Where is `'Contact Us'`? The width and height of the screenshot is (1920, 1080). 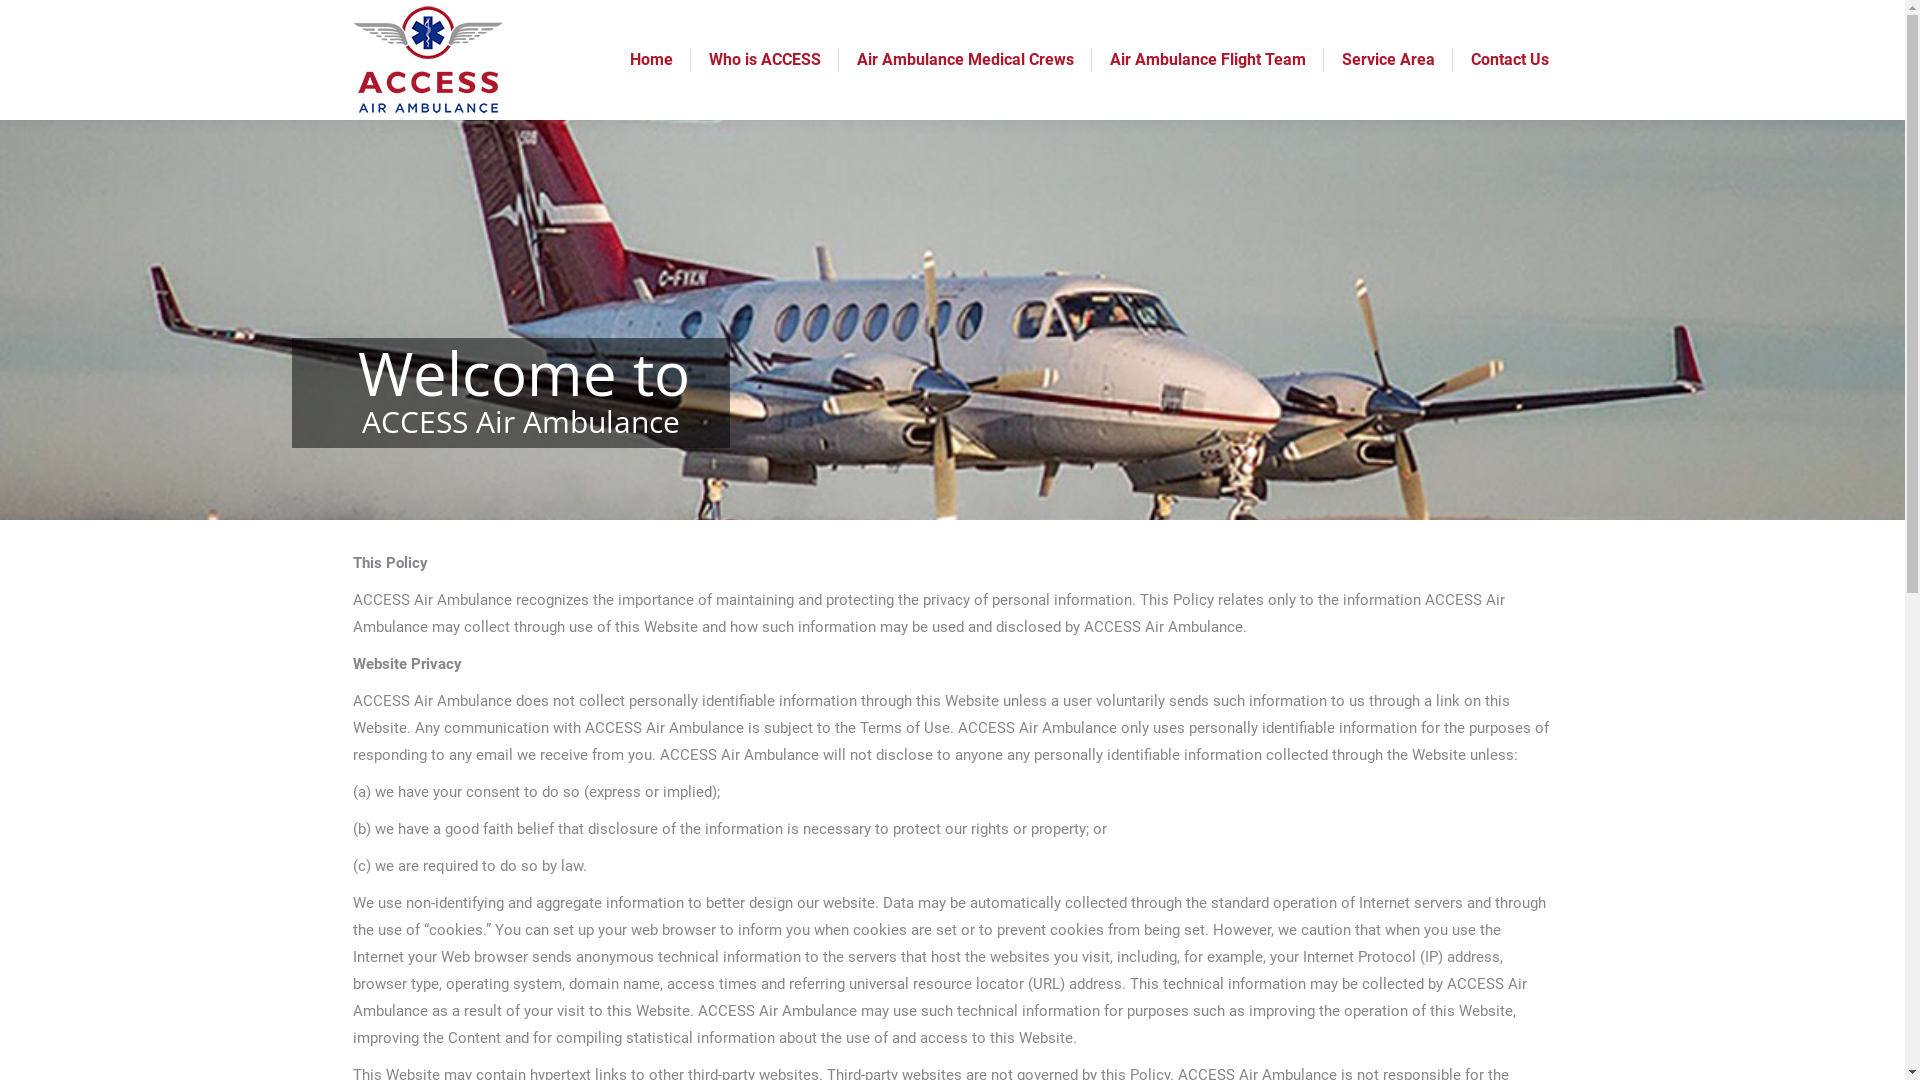 'Contact Us' is located at coordinates (1508, 59).